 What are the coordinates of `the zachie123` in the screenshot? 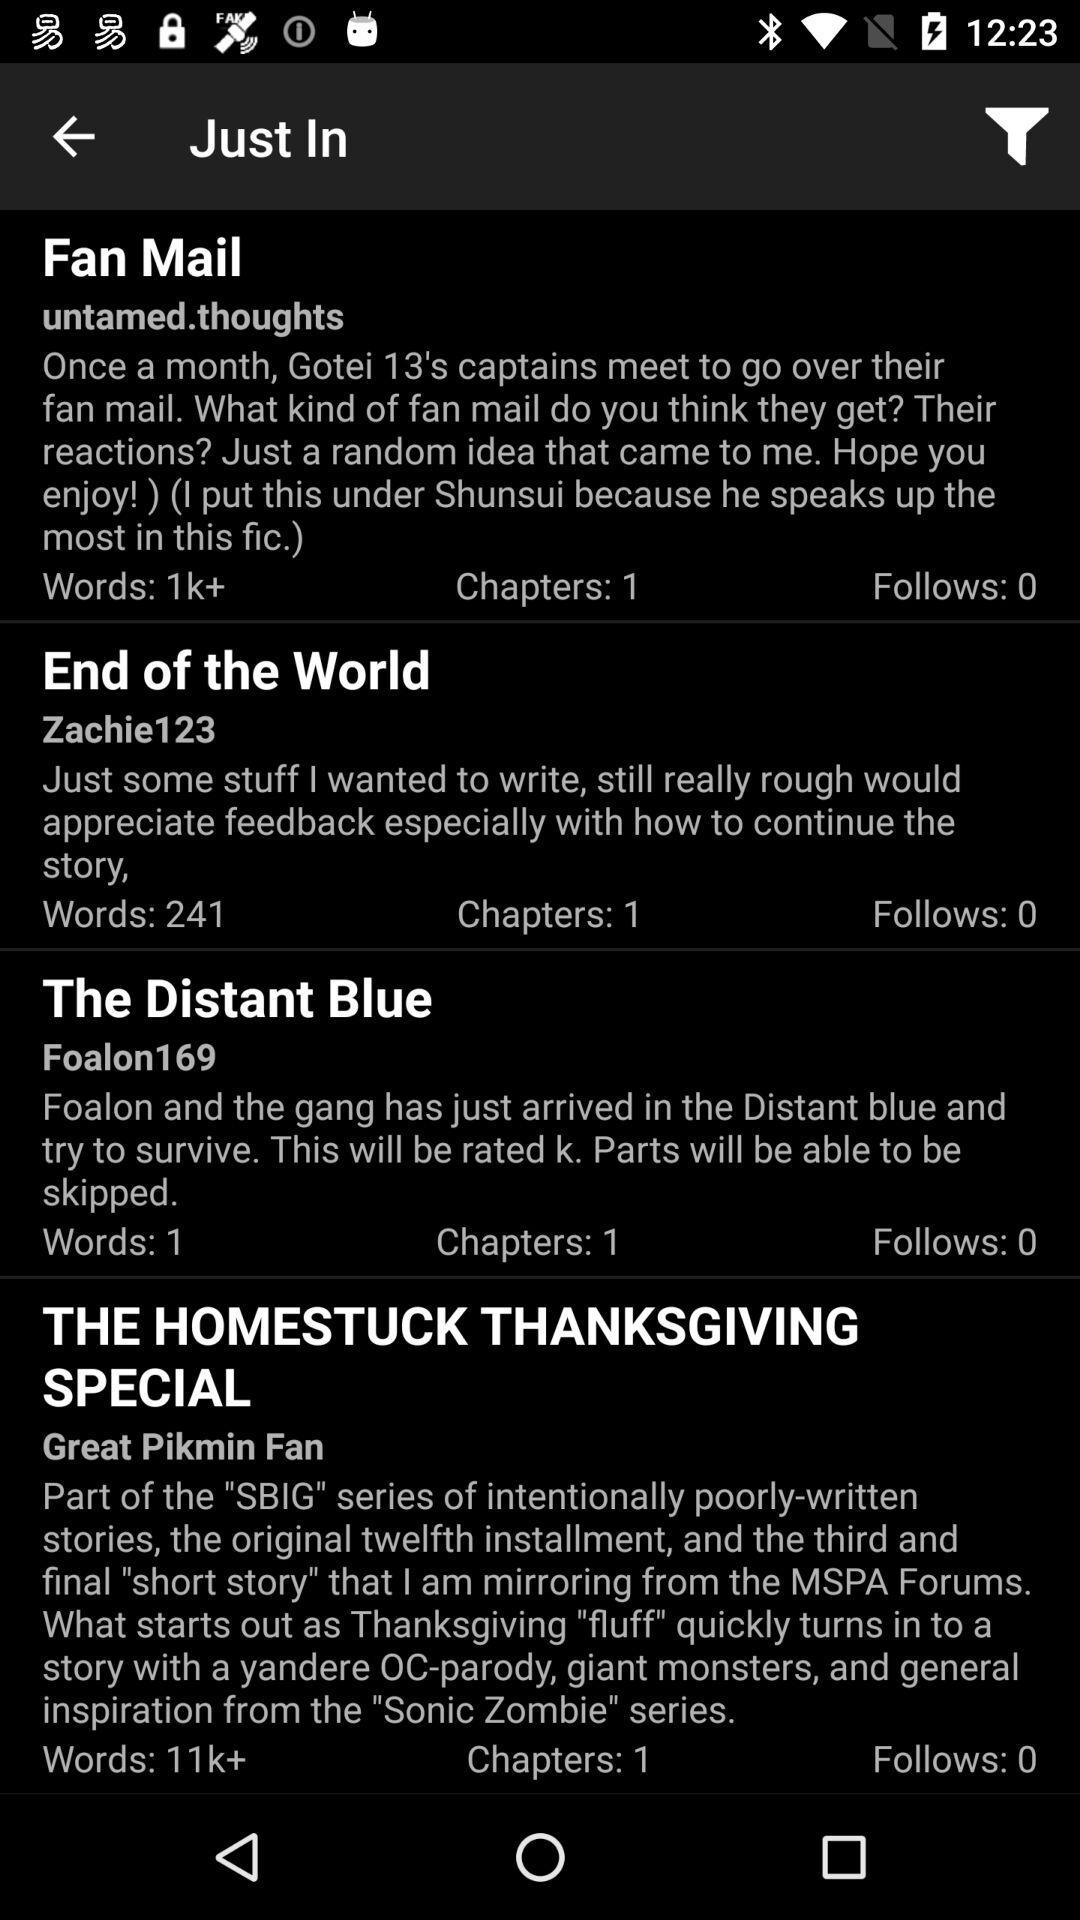 It's located at (128, 727).